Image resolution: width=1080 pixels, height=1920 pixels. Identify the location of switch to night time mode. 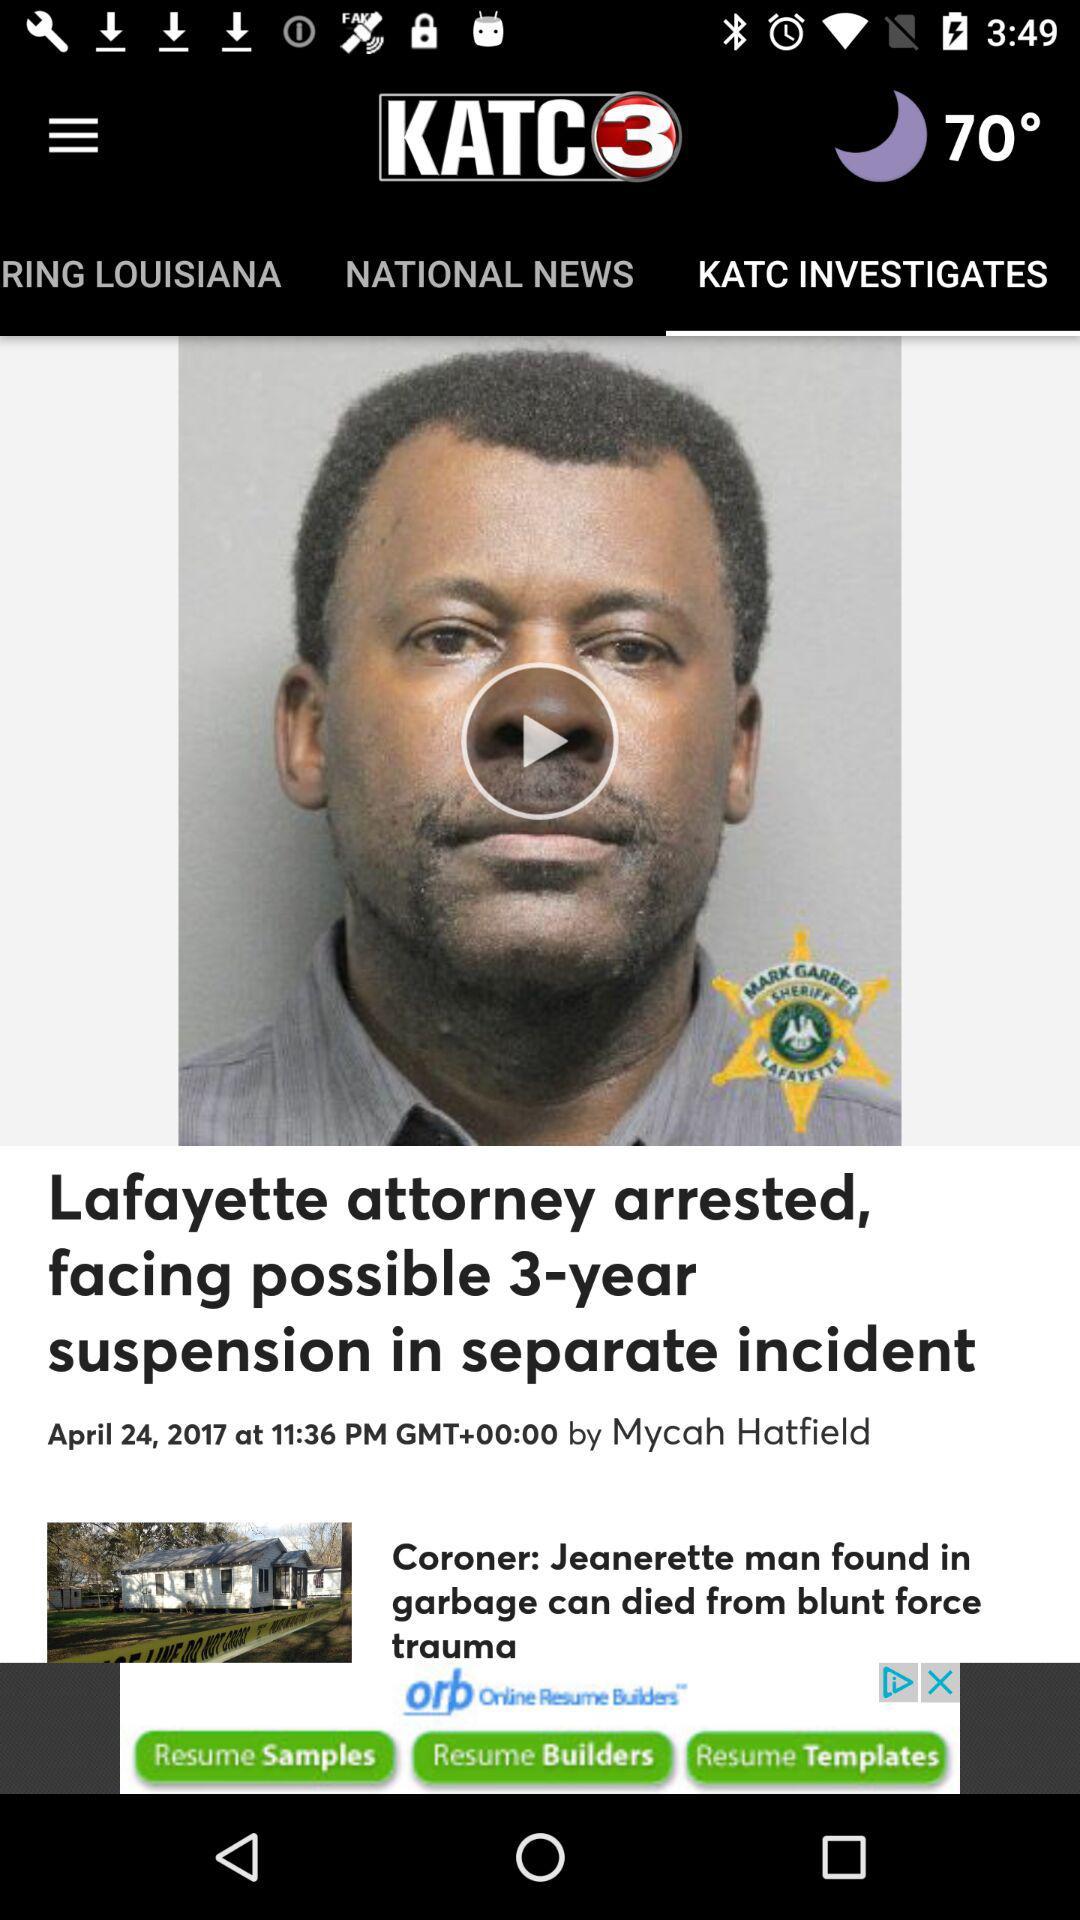
(880, 135).